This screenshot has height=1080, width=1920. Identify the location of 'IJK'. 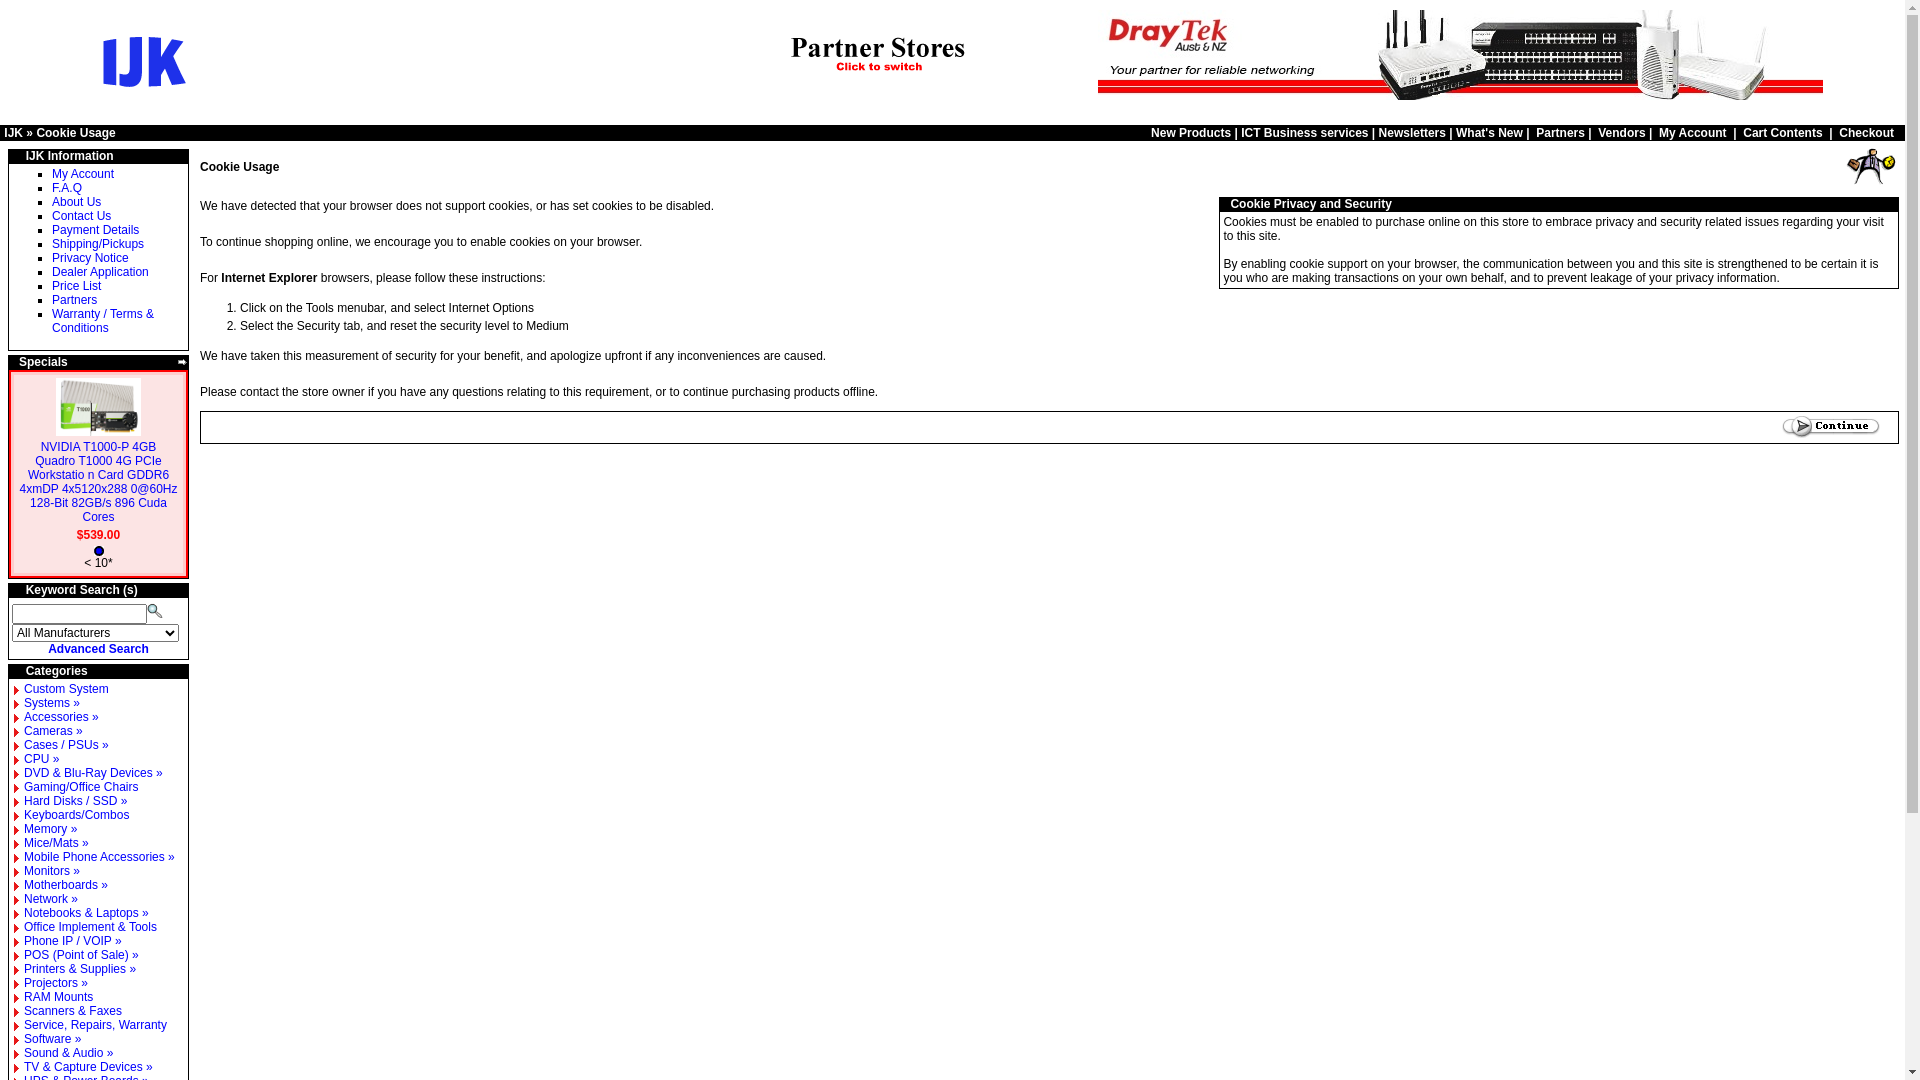
(13, 132).